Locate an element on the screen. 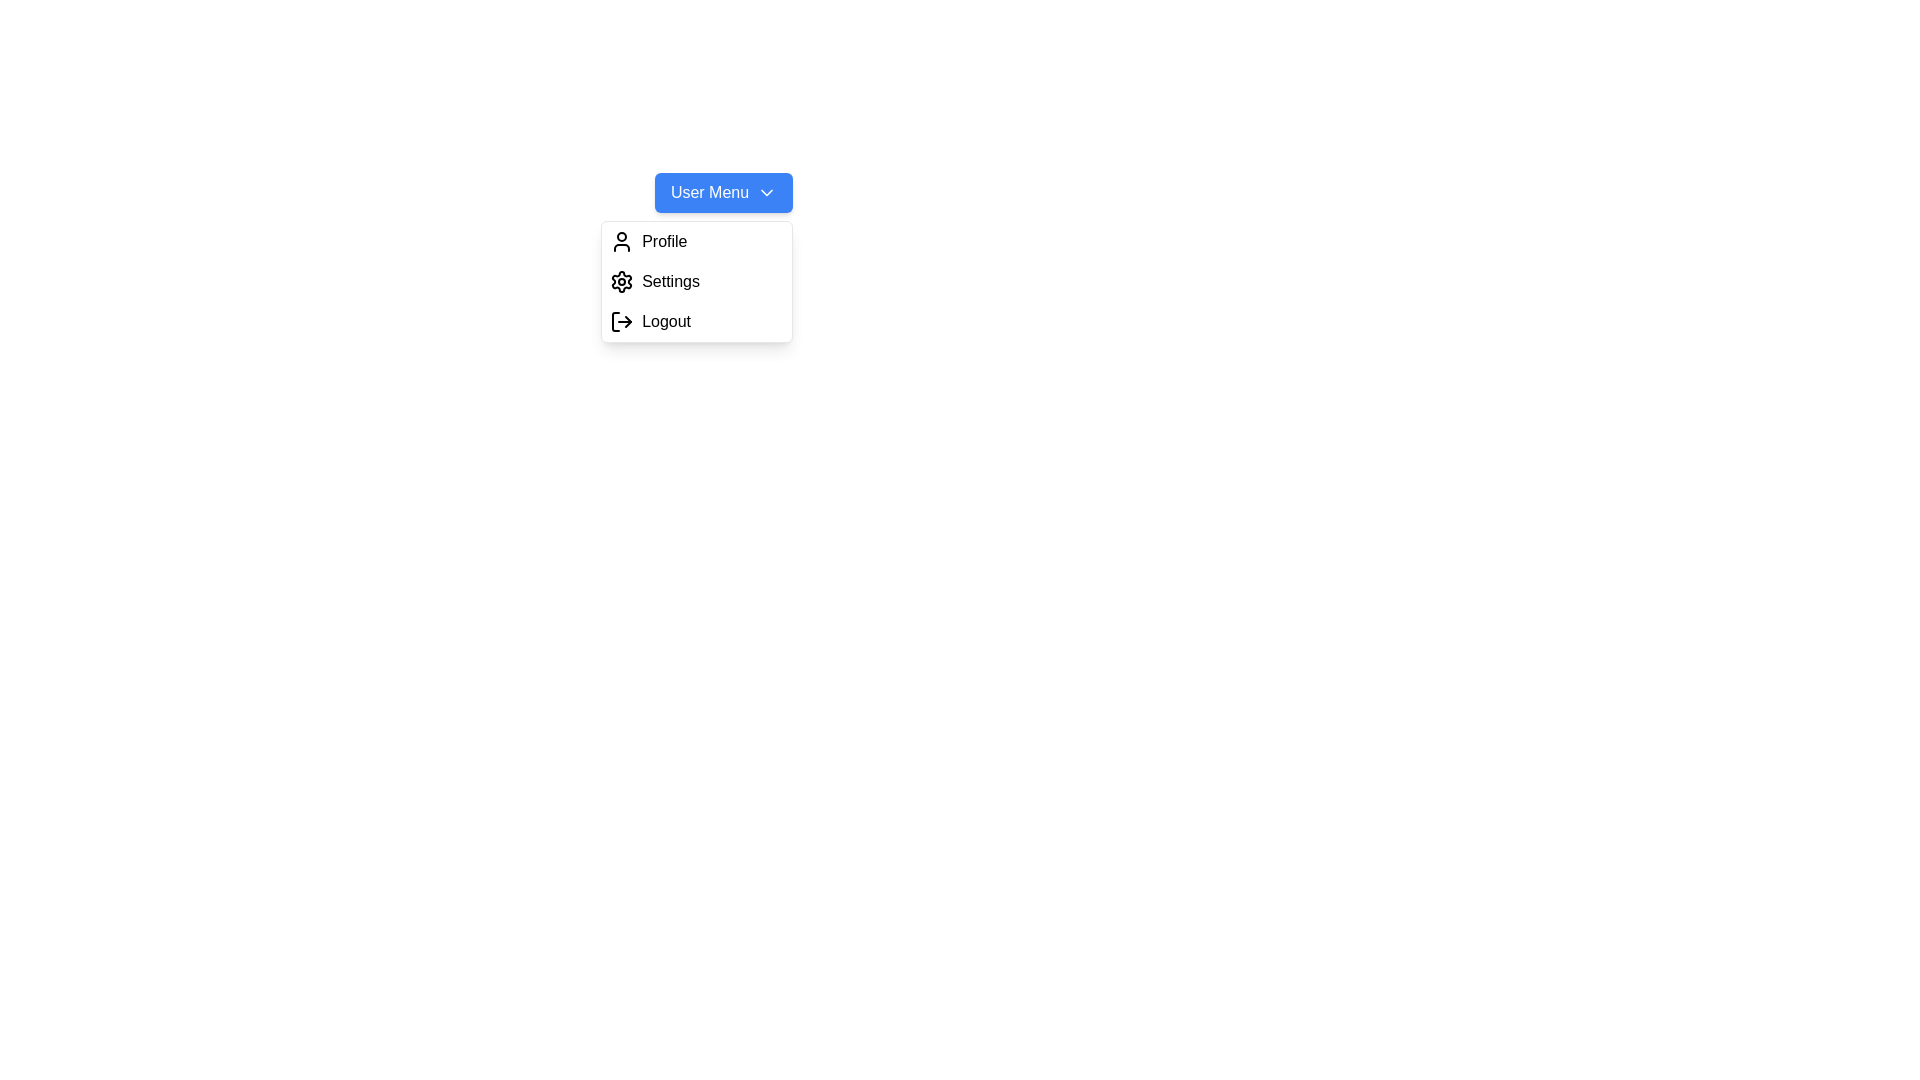 The height and width of the screenshot is (1080, 1920). the logout icon represented by a triangular arrow pointing to the right, which is located next to the 'Logout' label in the dropdown menu is located at coordinates (627, 320).